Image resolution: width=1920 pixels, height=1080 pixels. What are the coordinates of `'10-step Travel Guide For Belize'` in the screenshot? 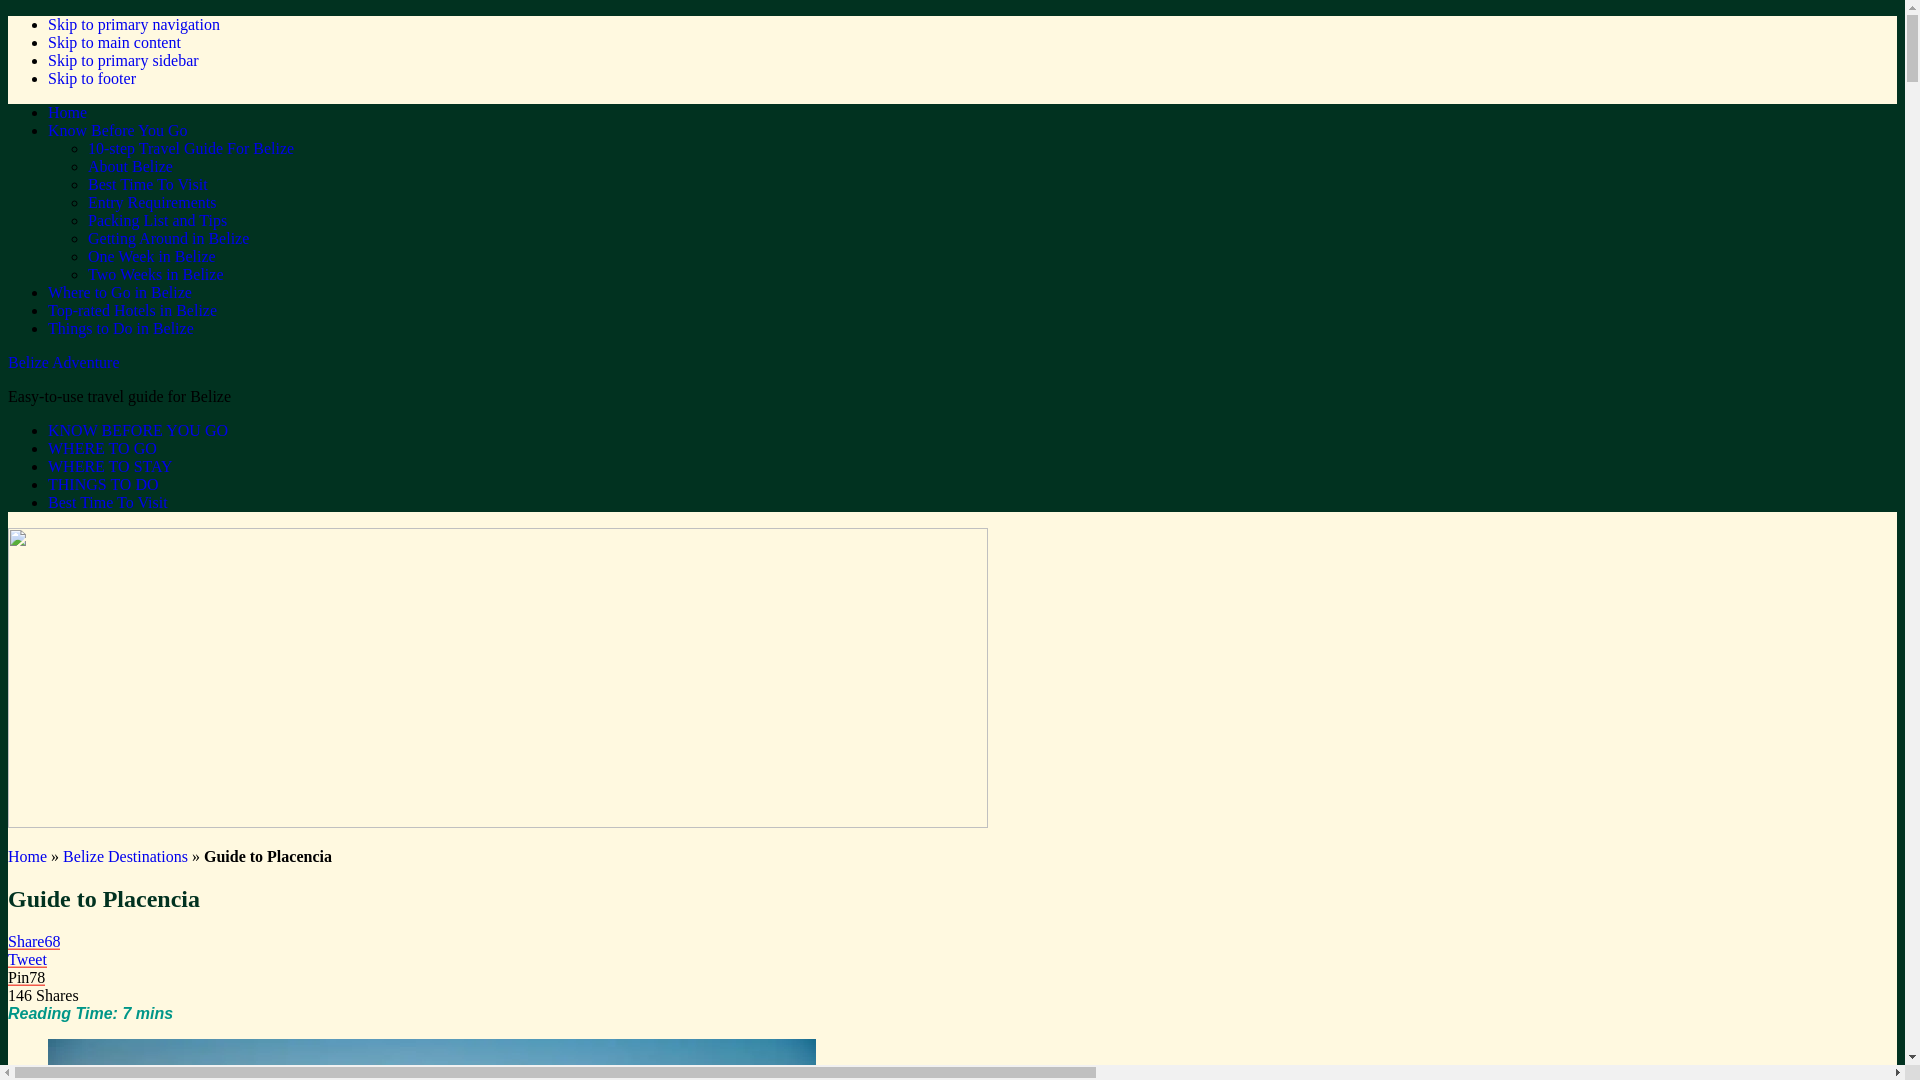 It's located at (191, 147).